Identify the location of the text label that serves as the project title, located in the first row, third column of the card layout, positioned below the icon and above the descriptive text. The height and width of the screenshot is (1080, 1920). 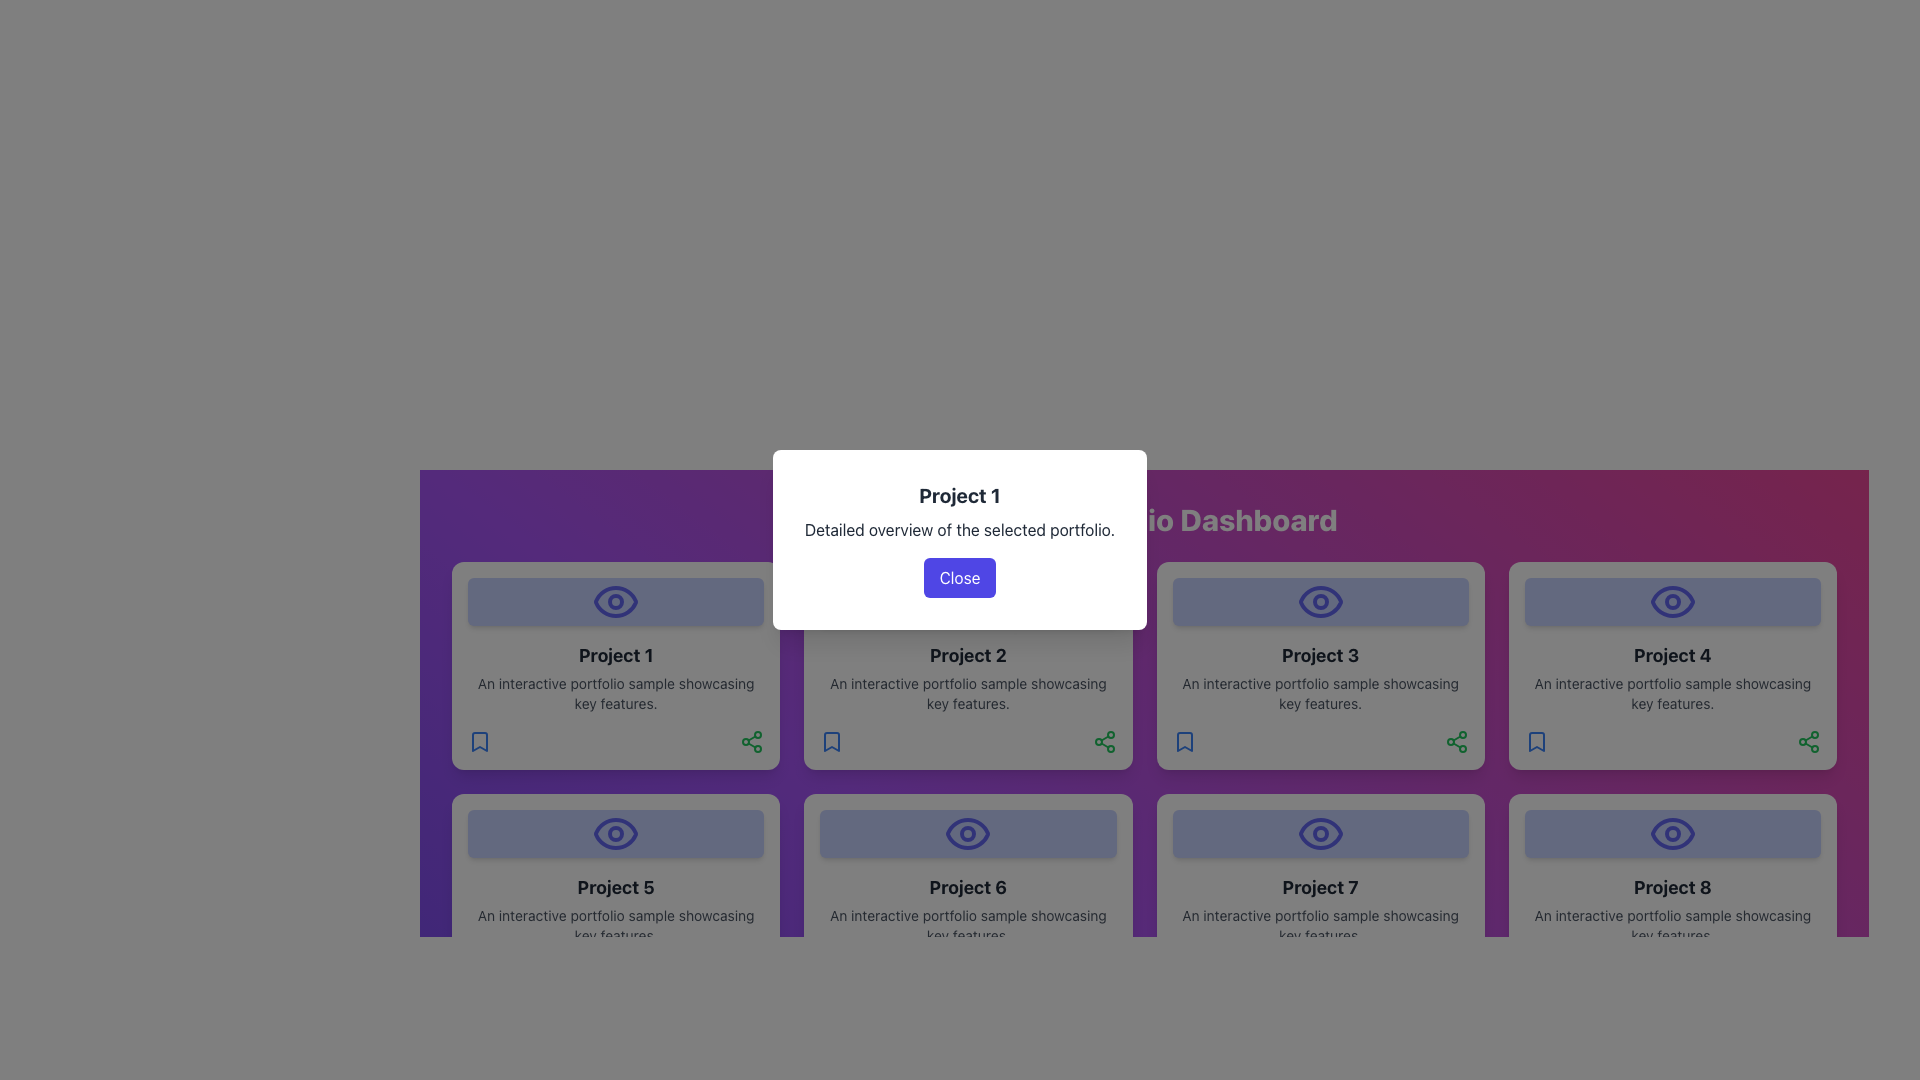
(1320, 655).